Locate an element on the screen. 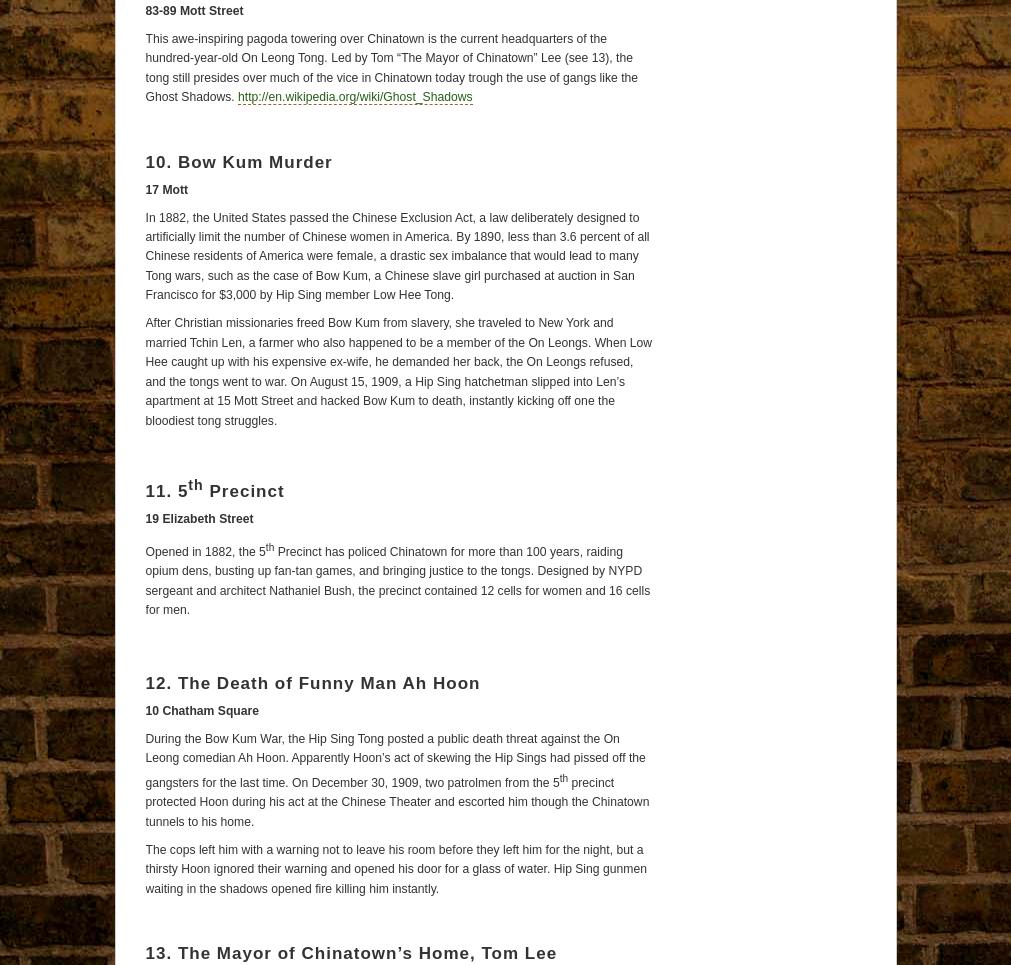 The height and width of the screenshot is (965, 1011). '19 Elizabeth Street' is located at coordinates (198, 518).